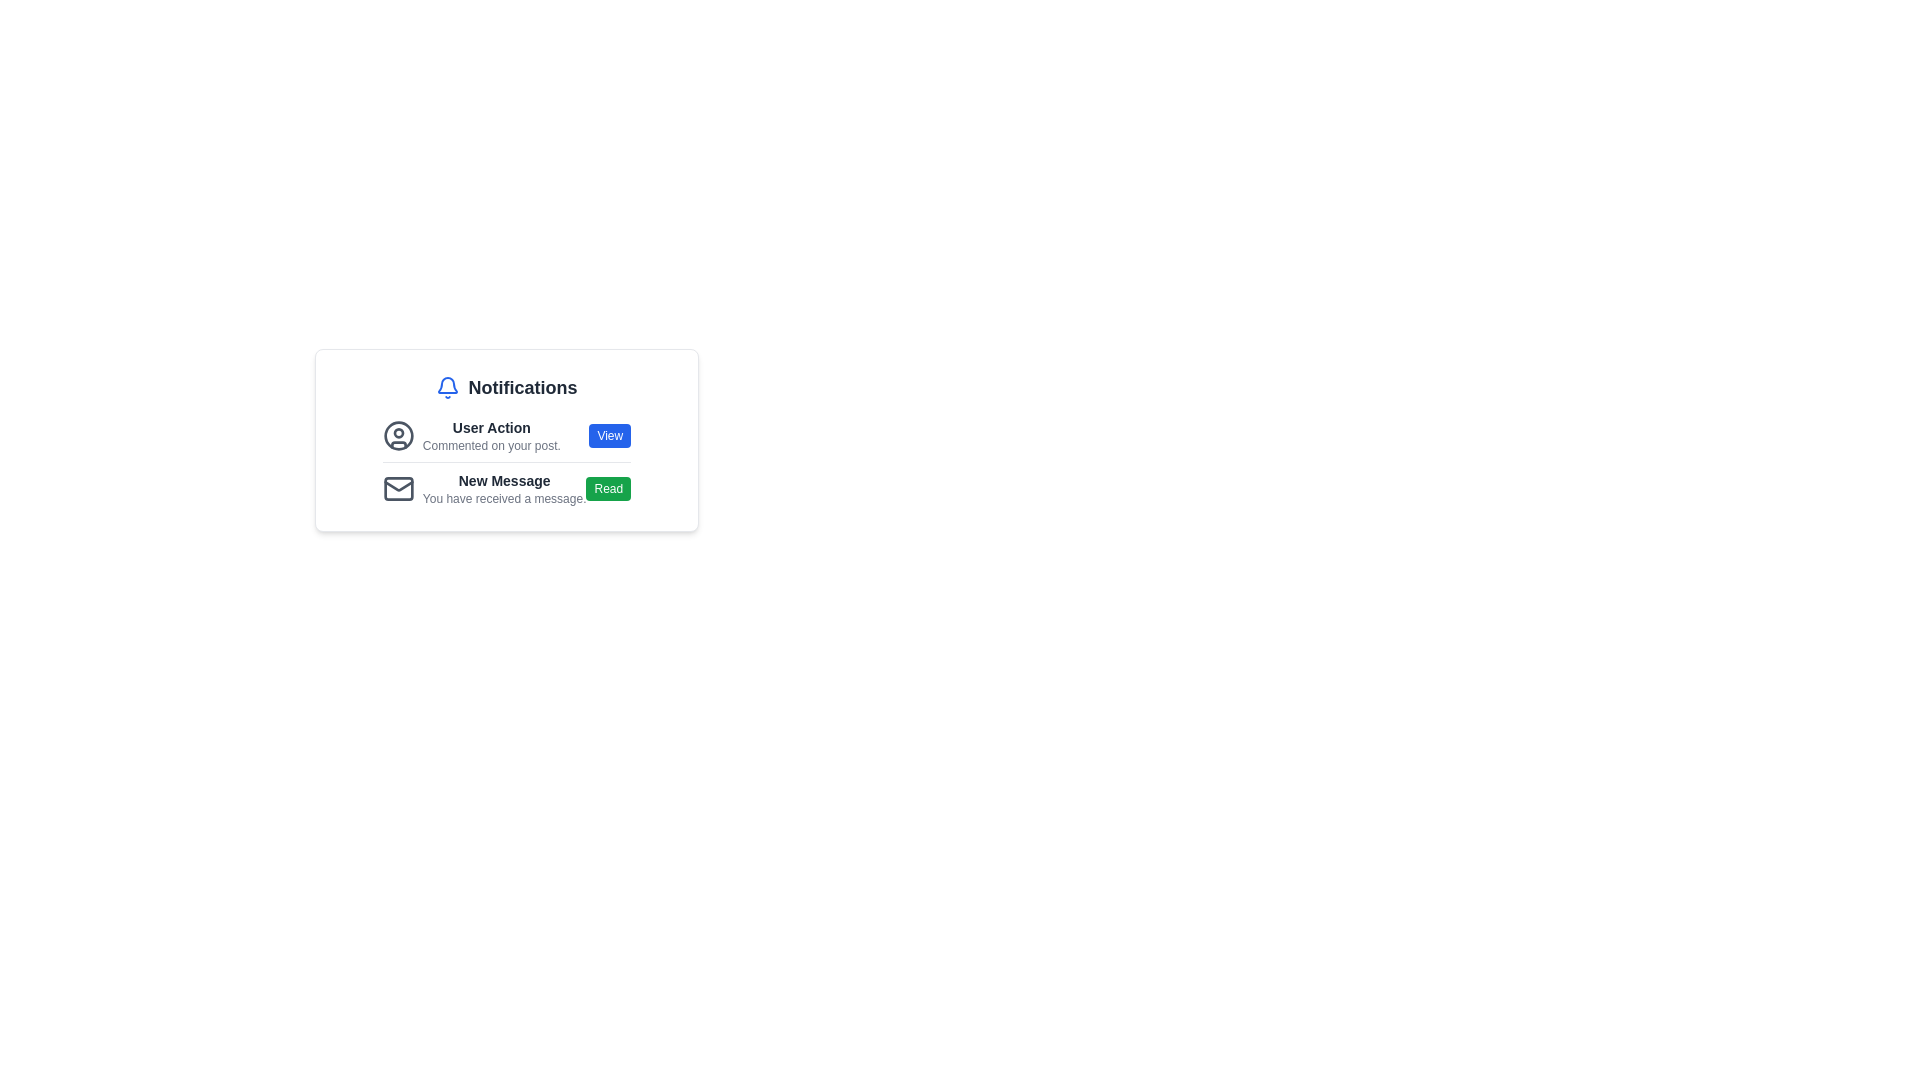  I want to click on the notification message text block located in the lower section of the notification card to read the message, so click(504, 489).